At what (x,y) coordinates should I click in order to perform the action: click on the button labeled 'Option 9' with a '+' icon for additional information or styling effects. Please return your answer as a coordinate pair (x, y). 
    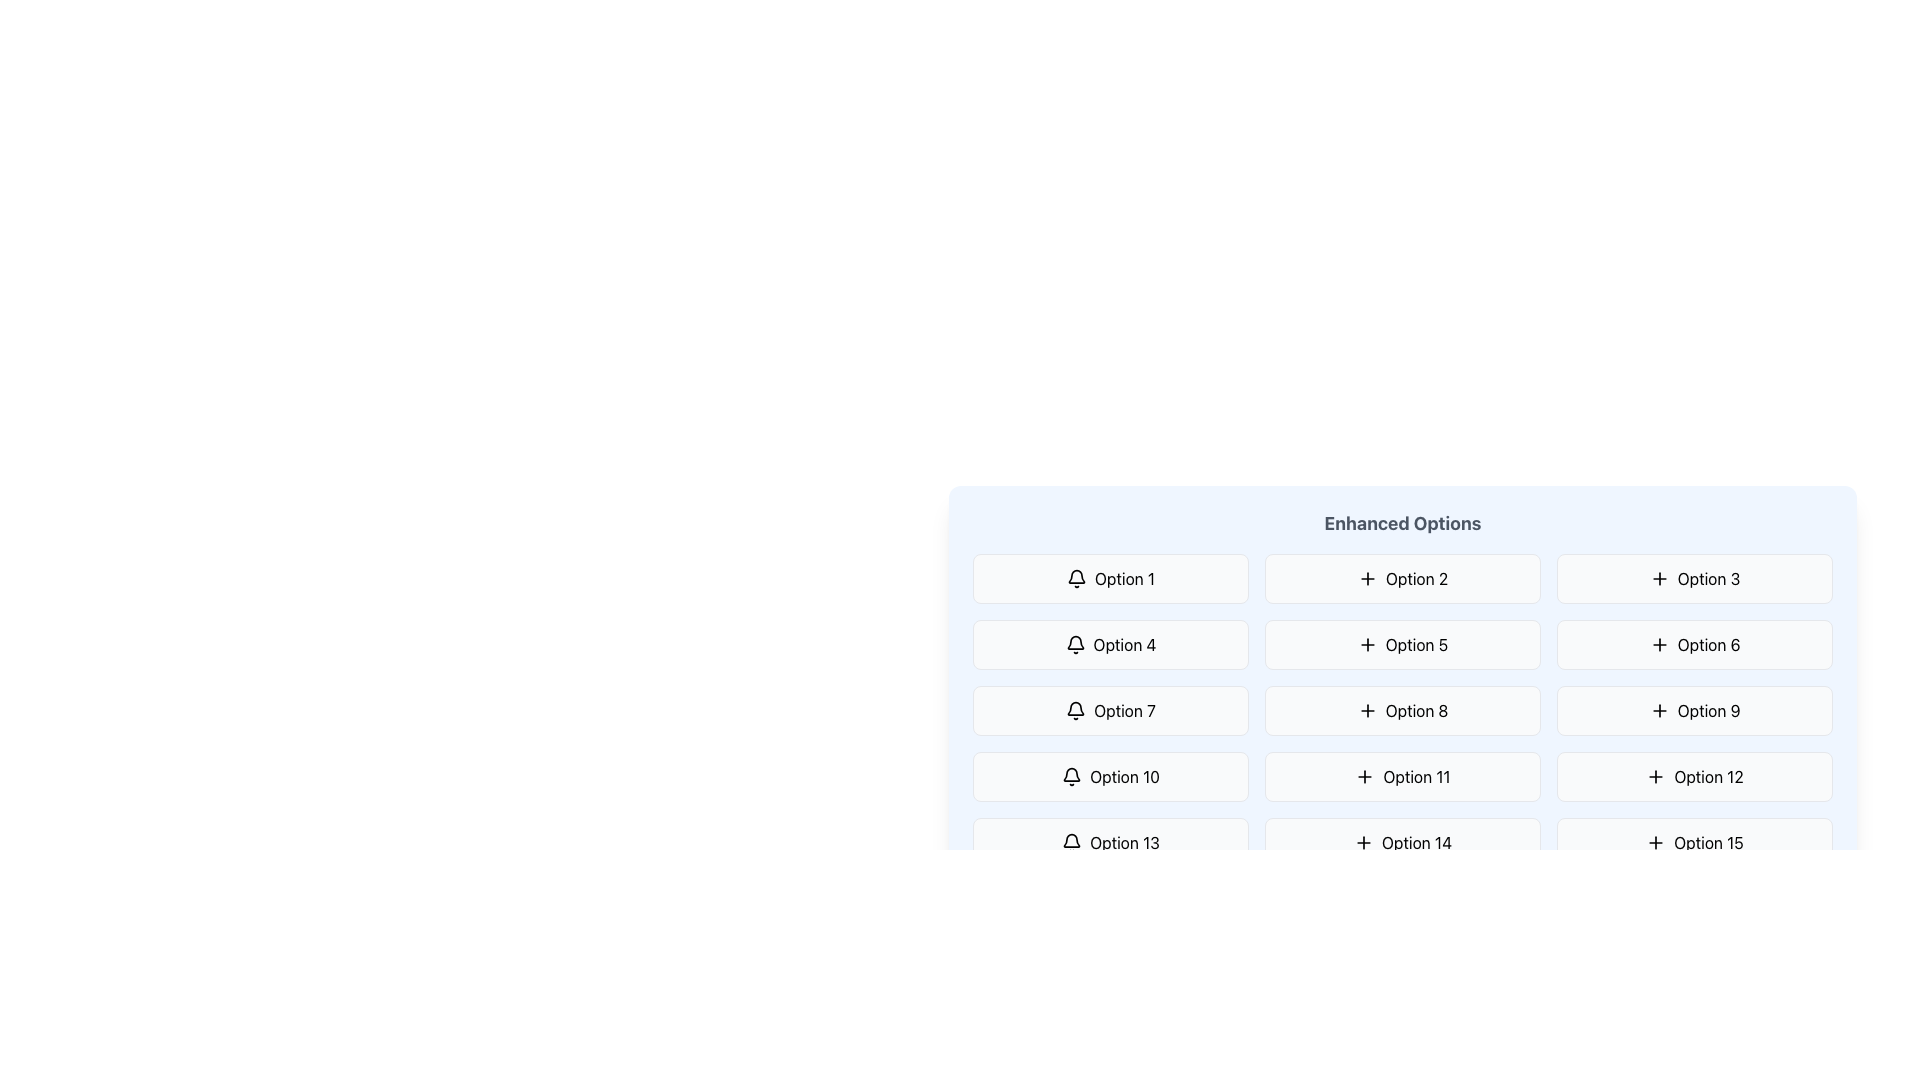
    Looking at the image, I should click on (1693, 709).